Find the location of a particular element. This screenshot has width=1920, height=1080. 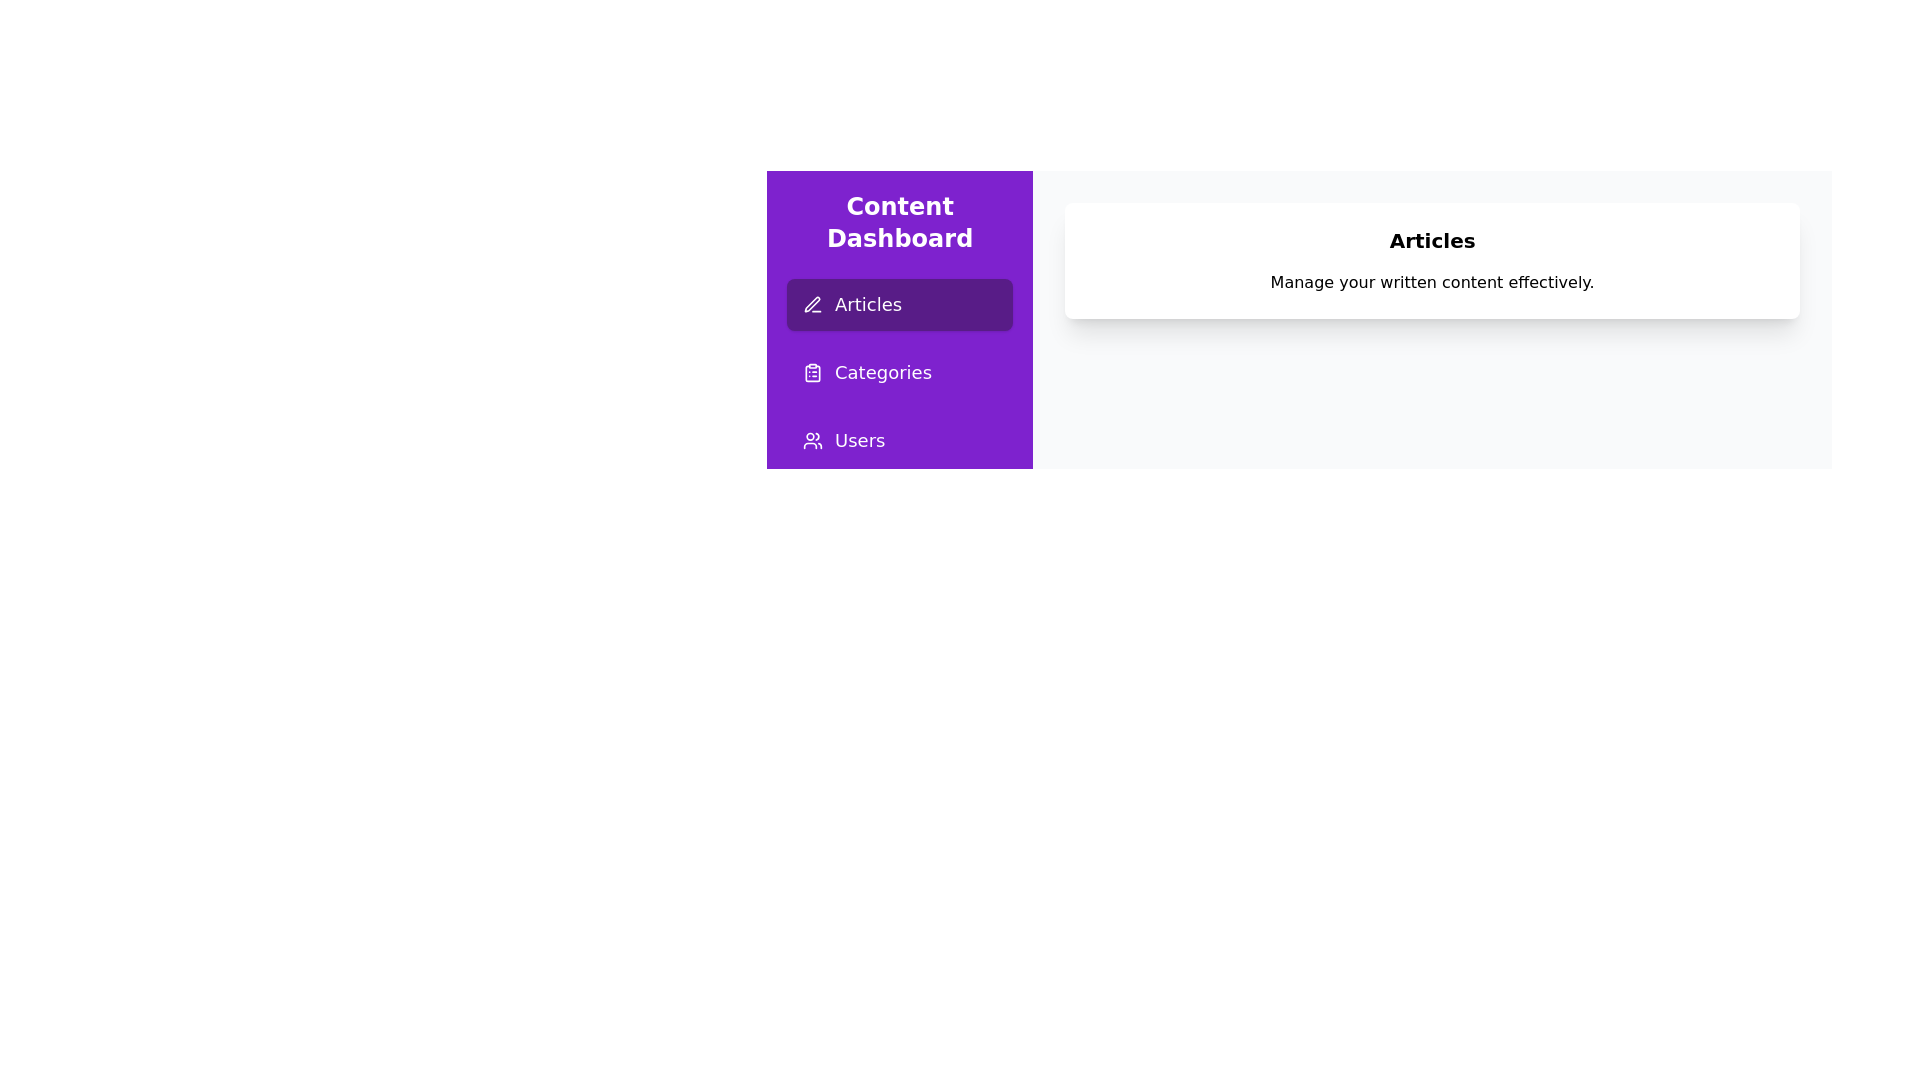

the sidebar button for the page Users is located at coordinates (899, 439).